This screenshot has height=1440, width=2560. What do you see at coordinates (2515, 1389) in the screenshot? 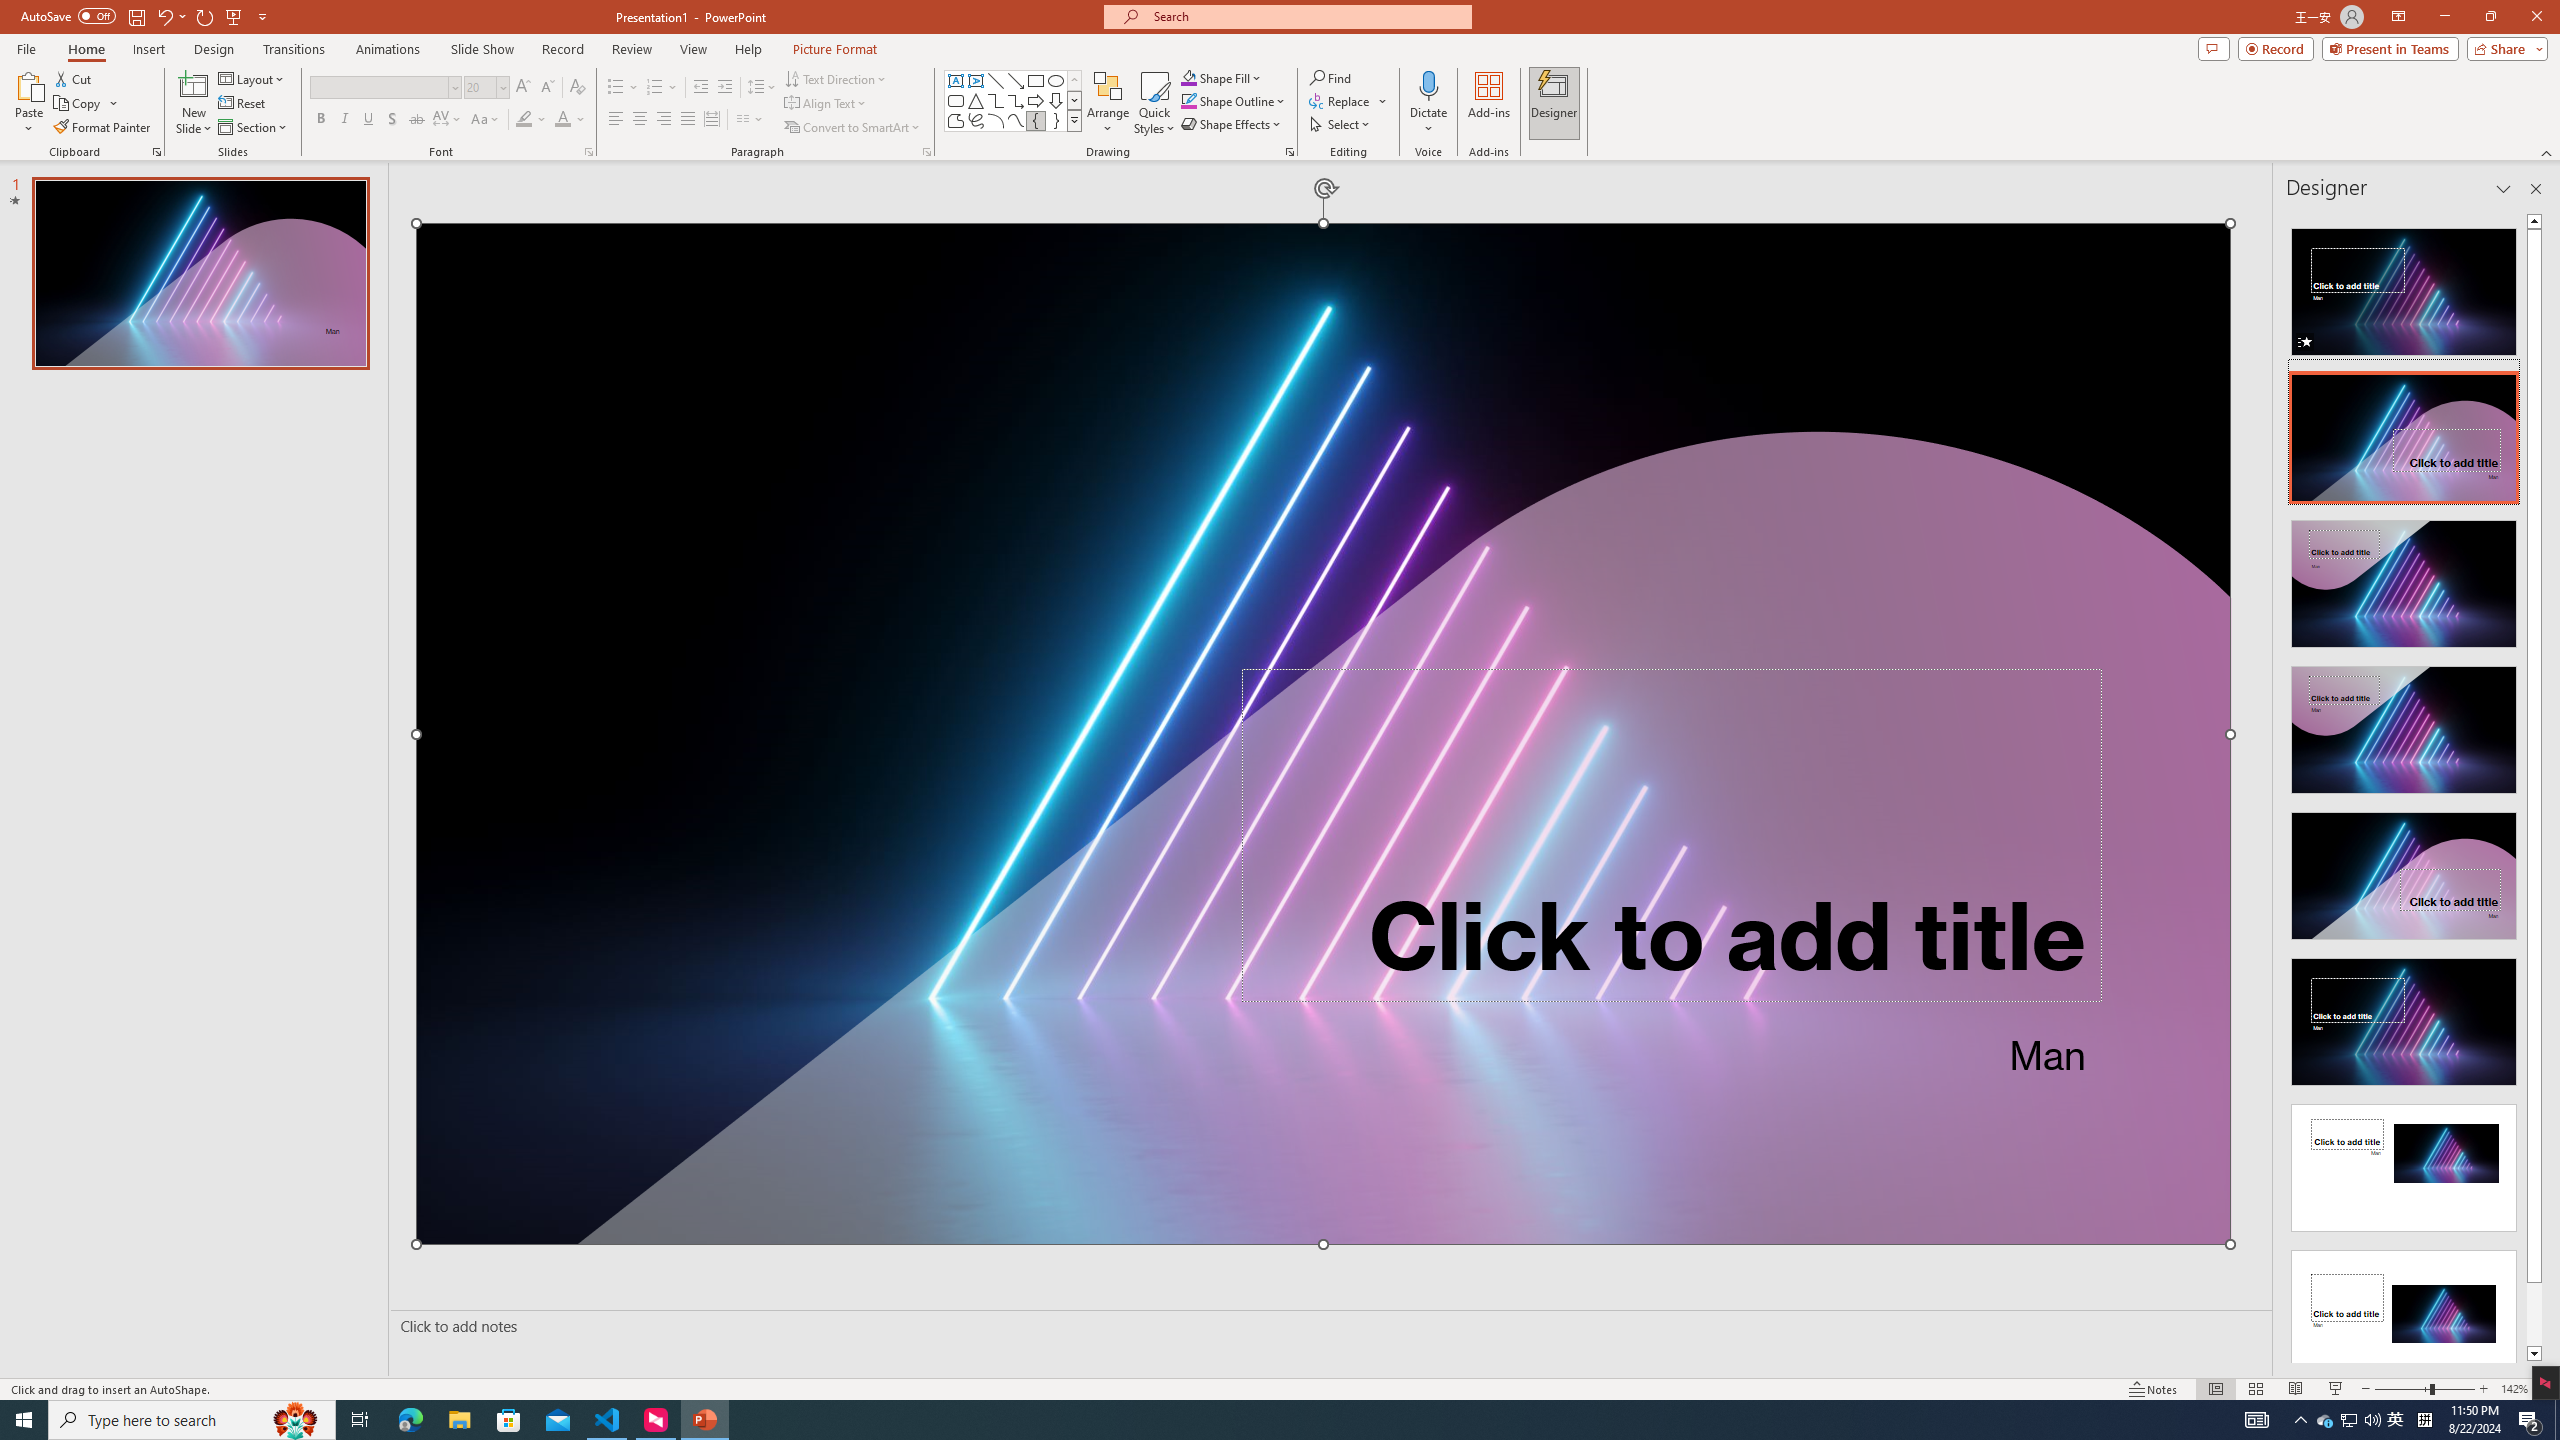
I see `'Zoom 142%'` at bounding box center [2515, 1389].